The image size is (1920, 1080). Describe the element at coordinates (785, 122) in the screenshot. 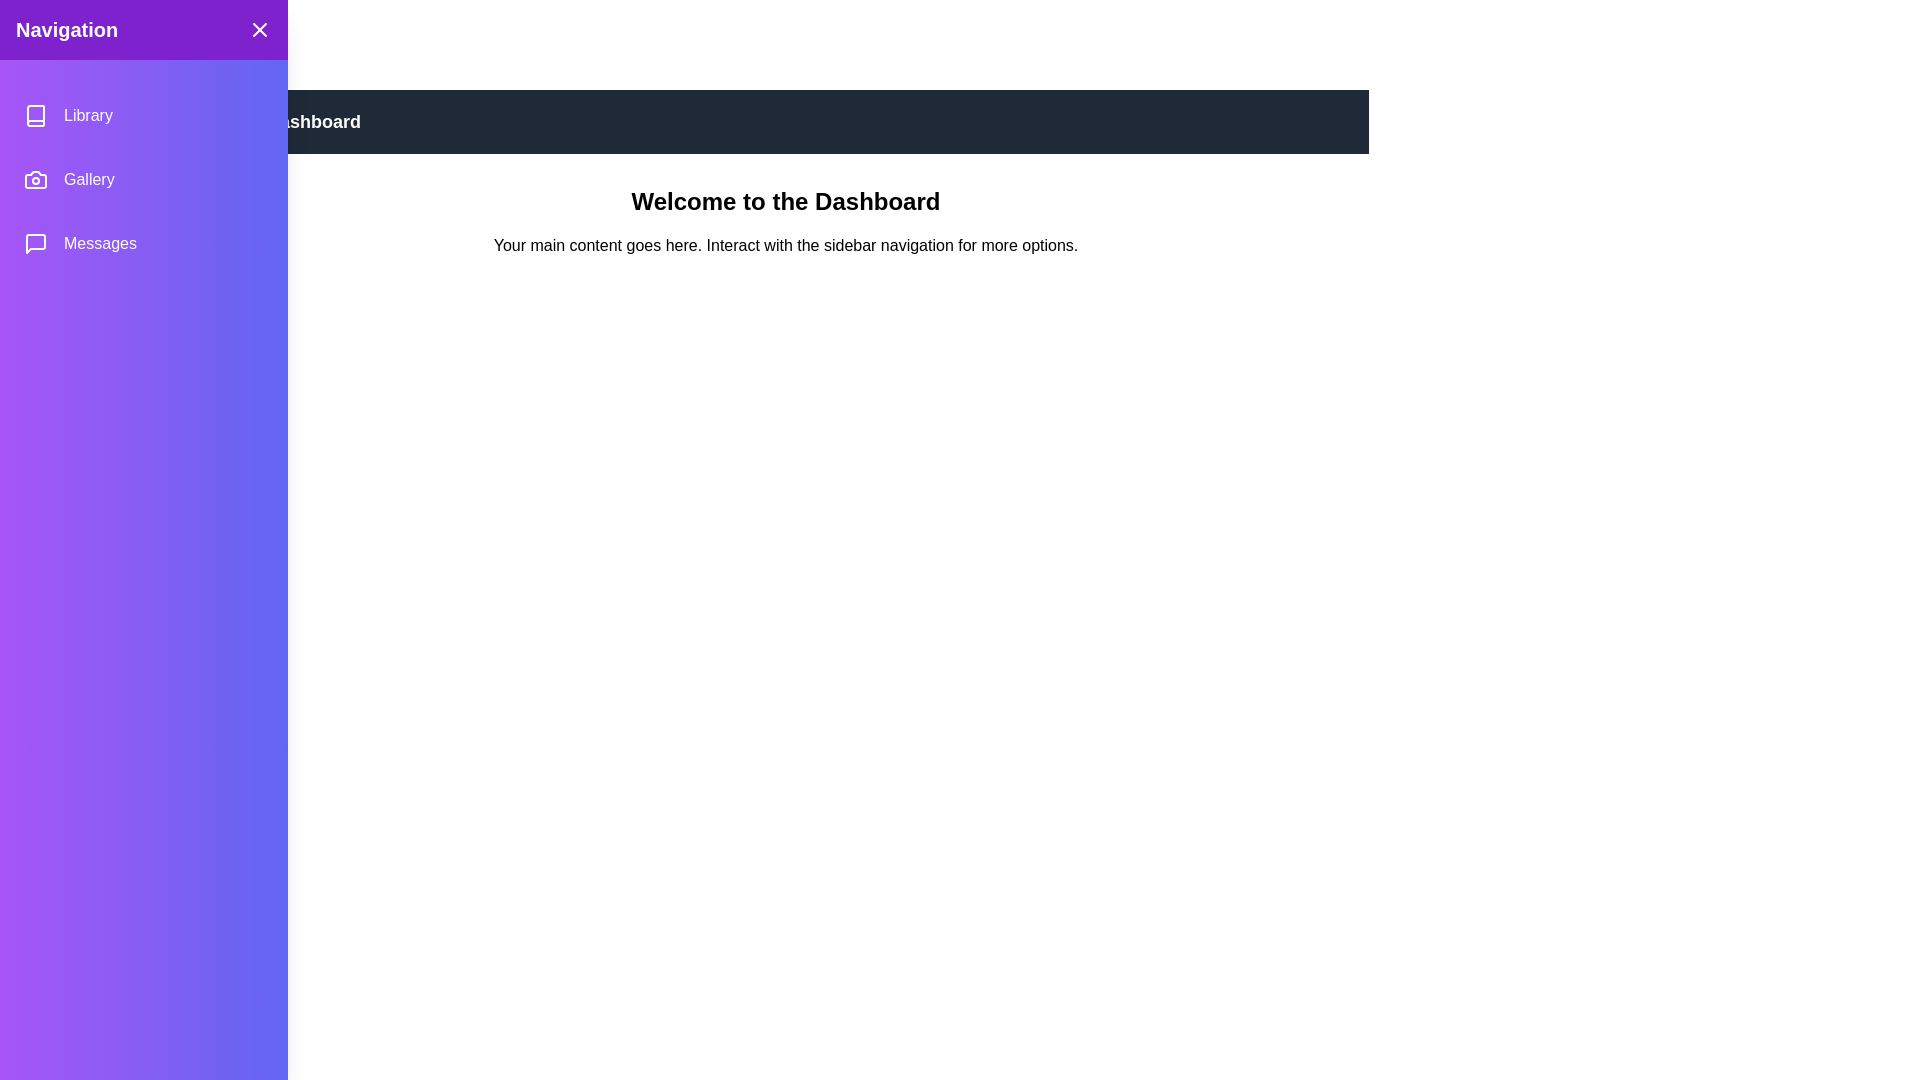

I see `the header bar indicating the 'Dashboard' page for navigation context` at that location.